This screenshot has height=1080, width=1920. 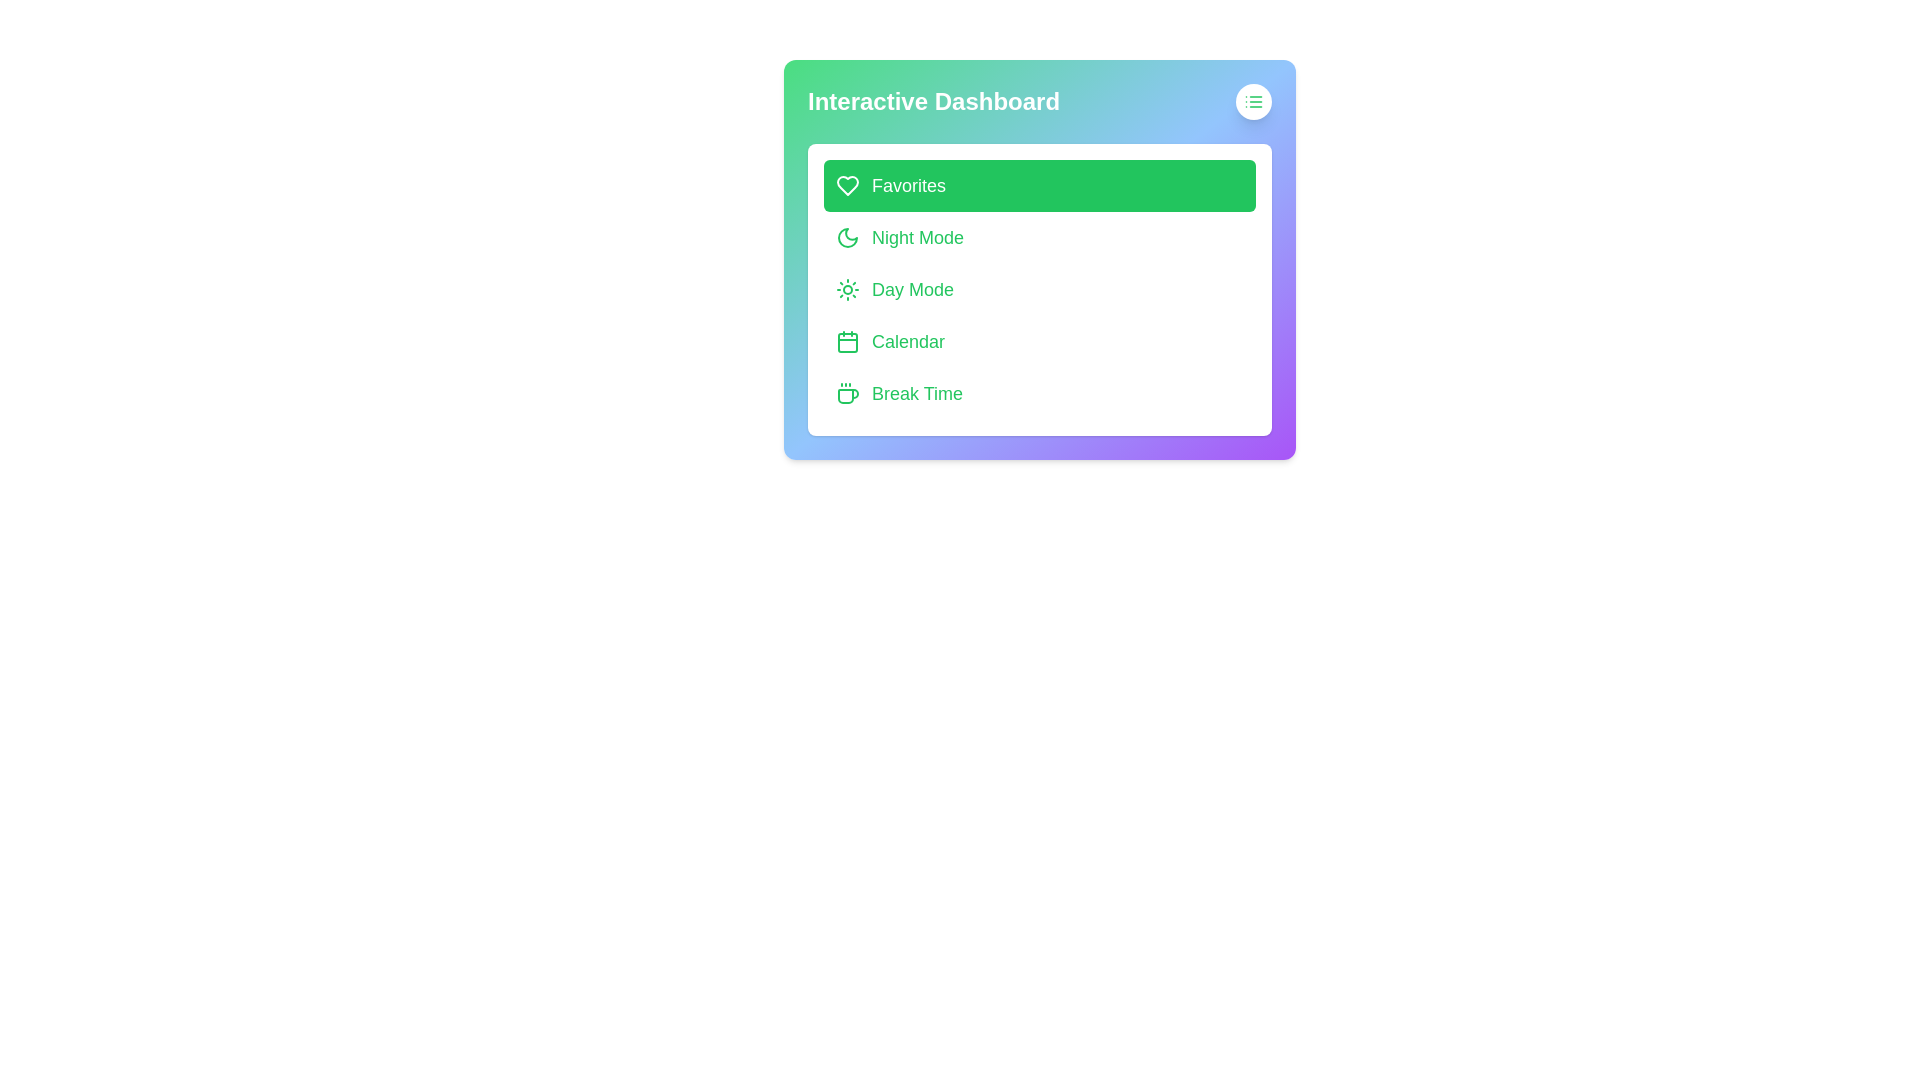 I want to click on the menu option Calendar in the Interactive Dashboard, so click(x=1040, y=341).